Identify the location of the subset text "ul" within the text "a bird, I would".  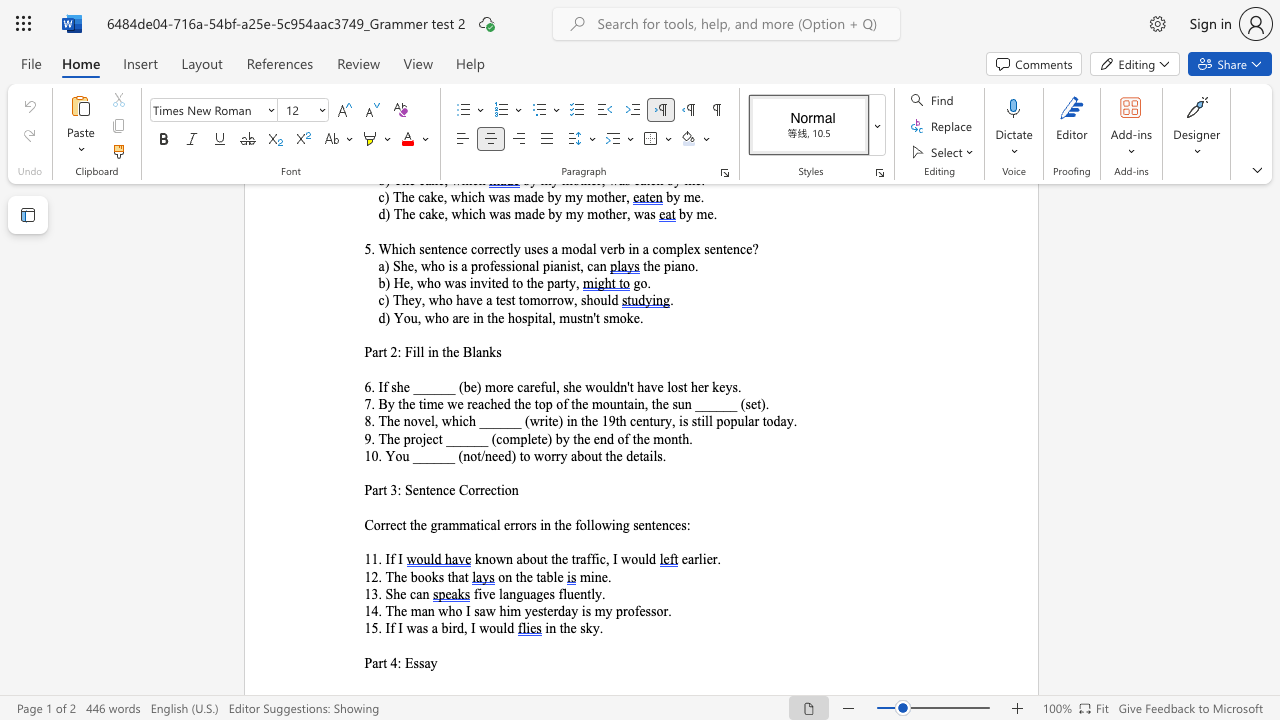
(496, 627).